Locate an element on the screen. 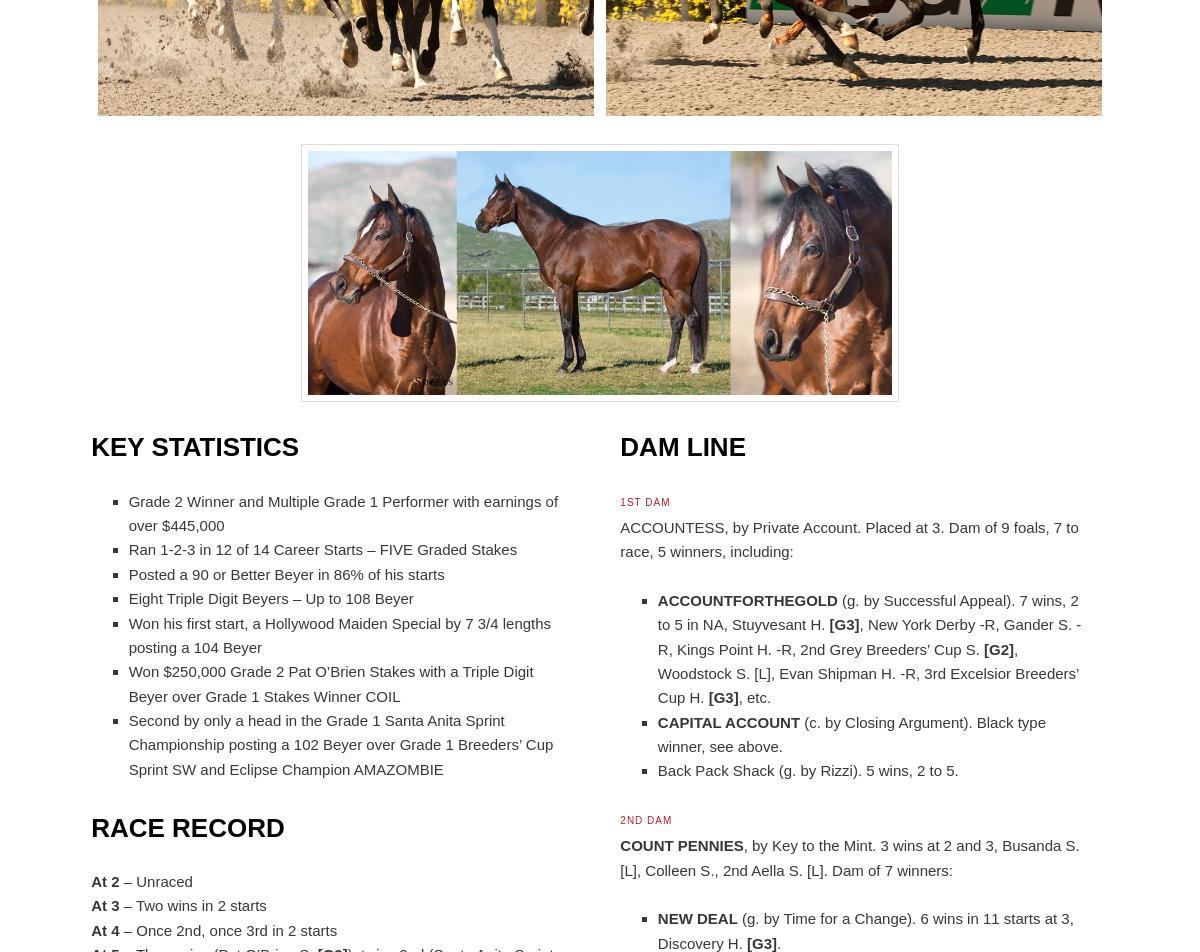 This screenshot has width=1200, height=952. 'Key Statistics' is located at coordinates (194, 446).